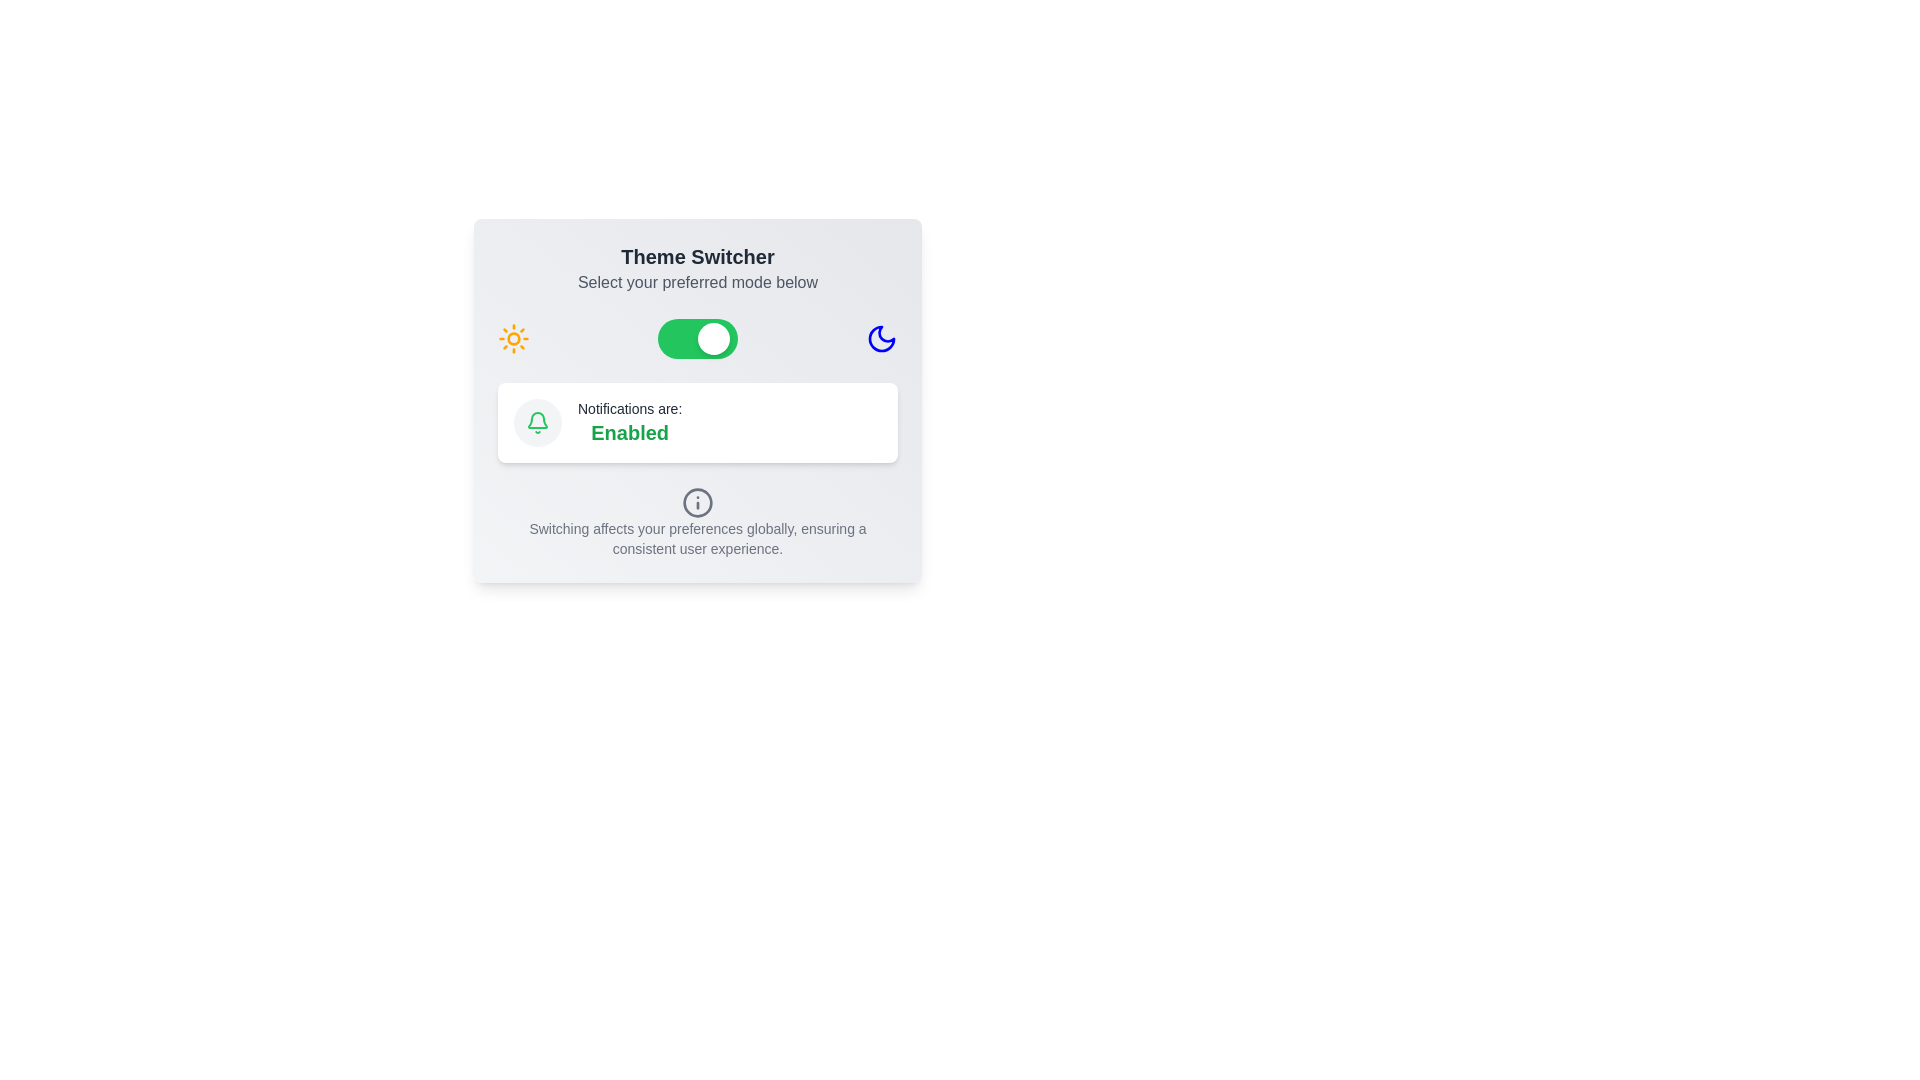 The image size is (1920, 1080). Describe the element at coordinates (629, 407) in the screenshot. I see `the descriptive Text label indicating the purpose or current state of the notification settings, located above the 'Enabled' text in the card's layout` at that location.